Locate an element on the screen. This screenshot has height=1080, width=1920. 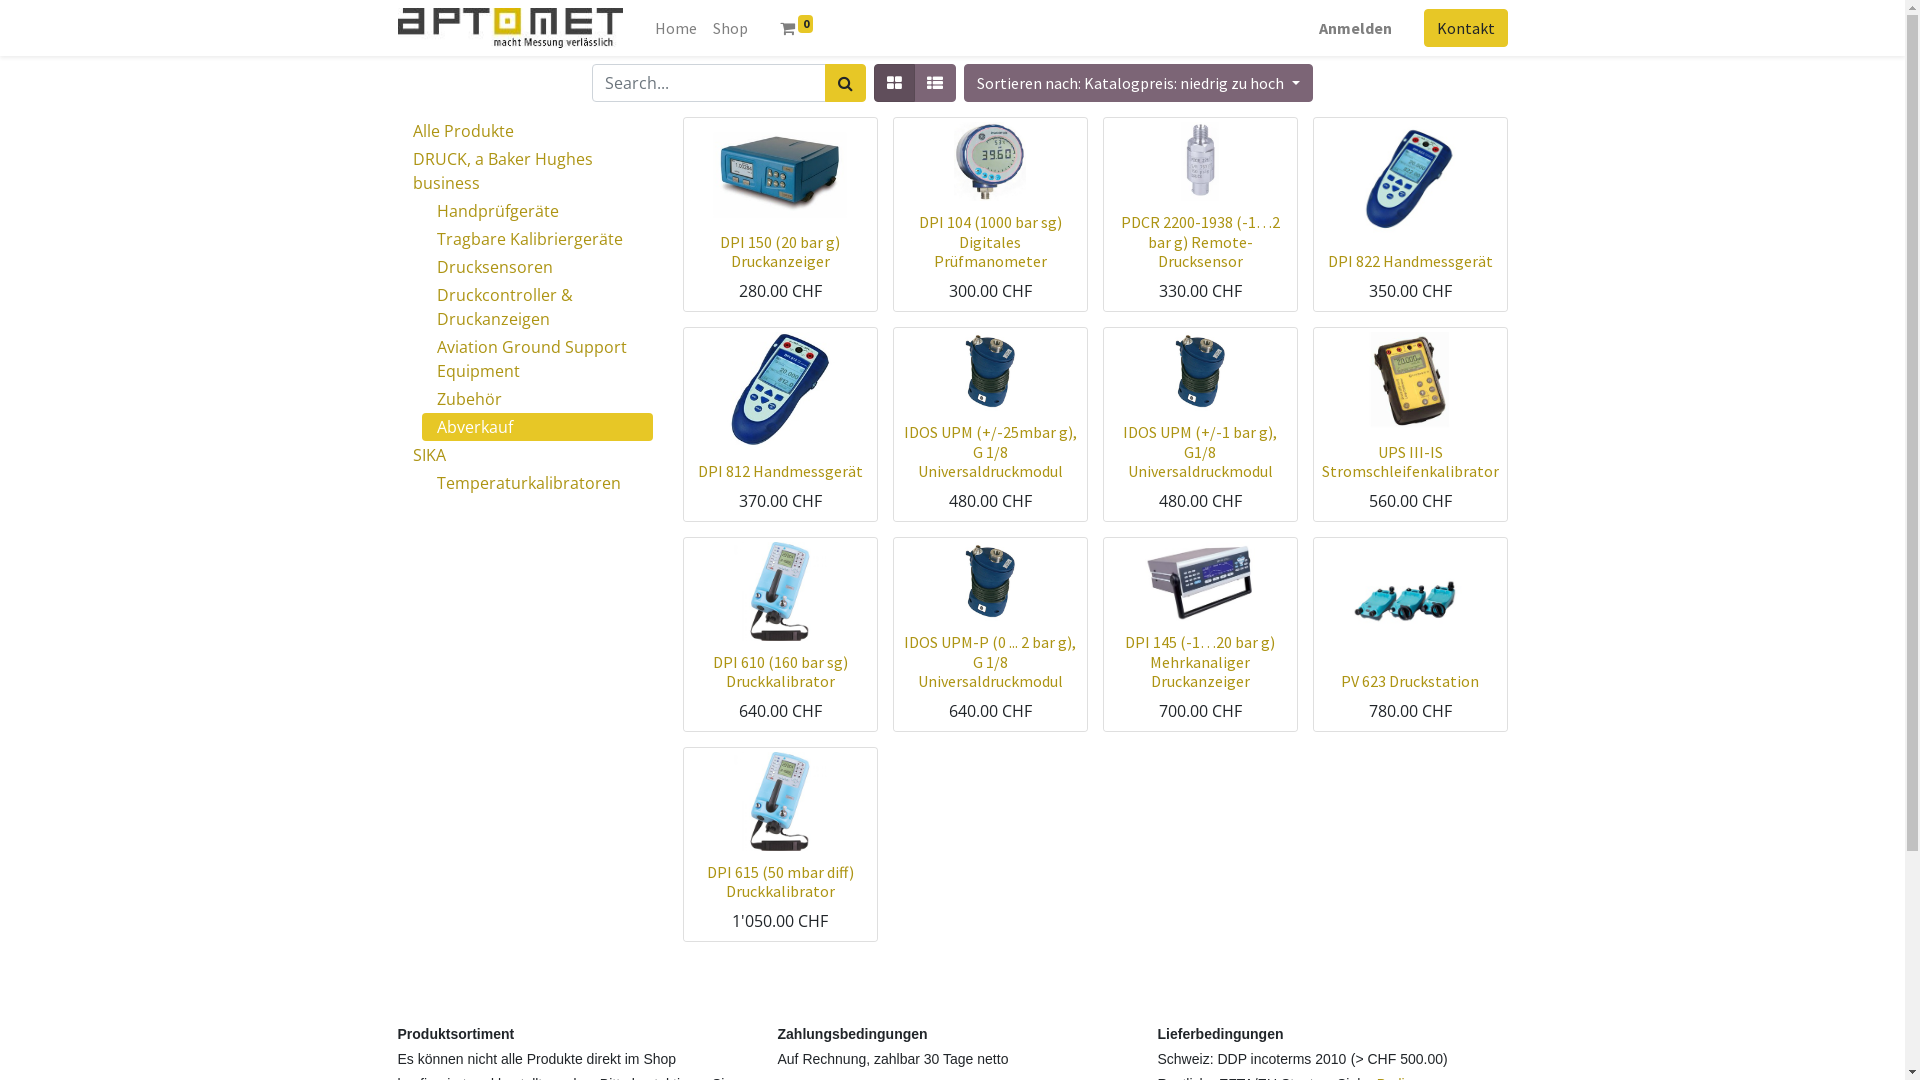
'Shop' is located at coordinates (729, 27).